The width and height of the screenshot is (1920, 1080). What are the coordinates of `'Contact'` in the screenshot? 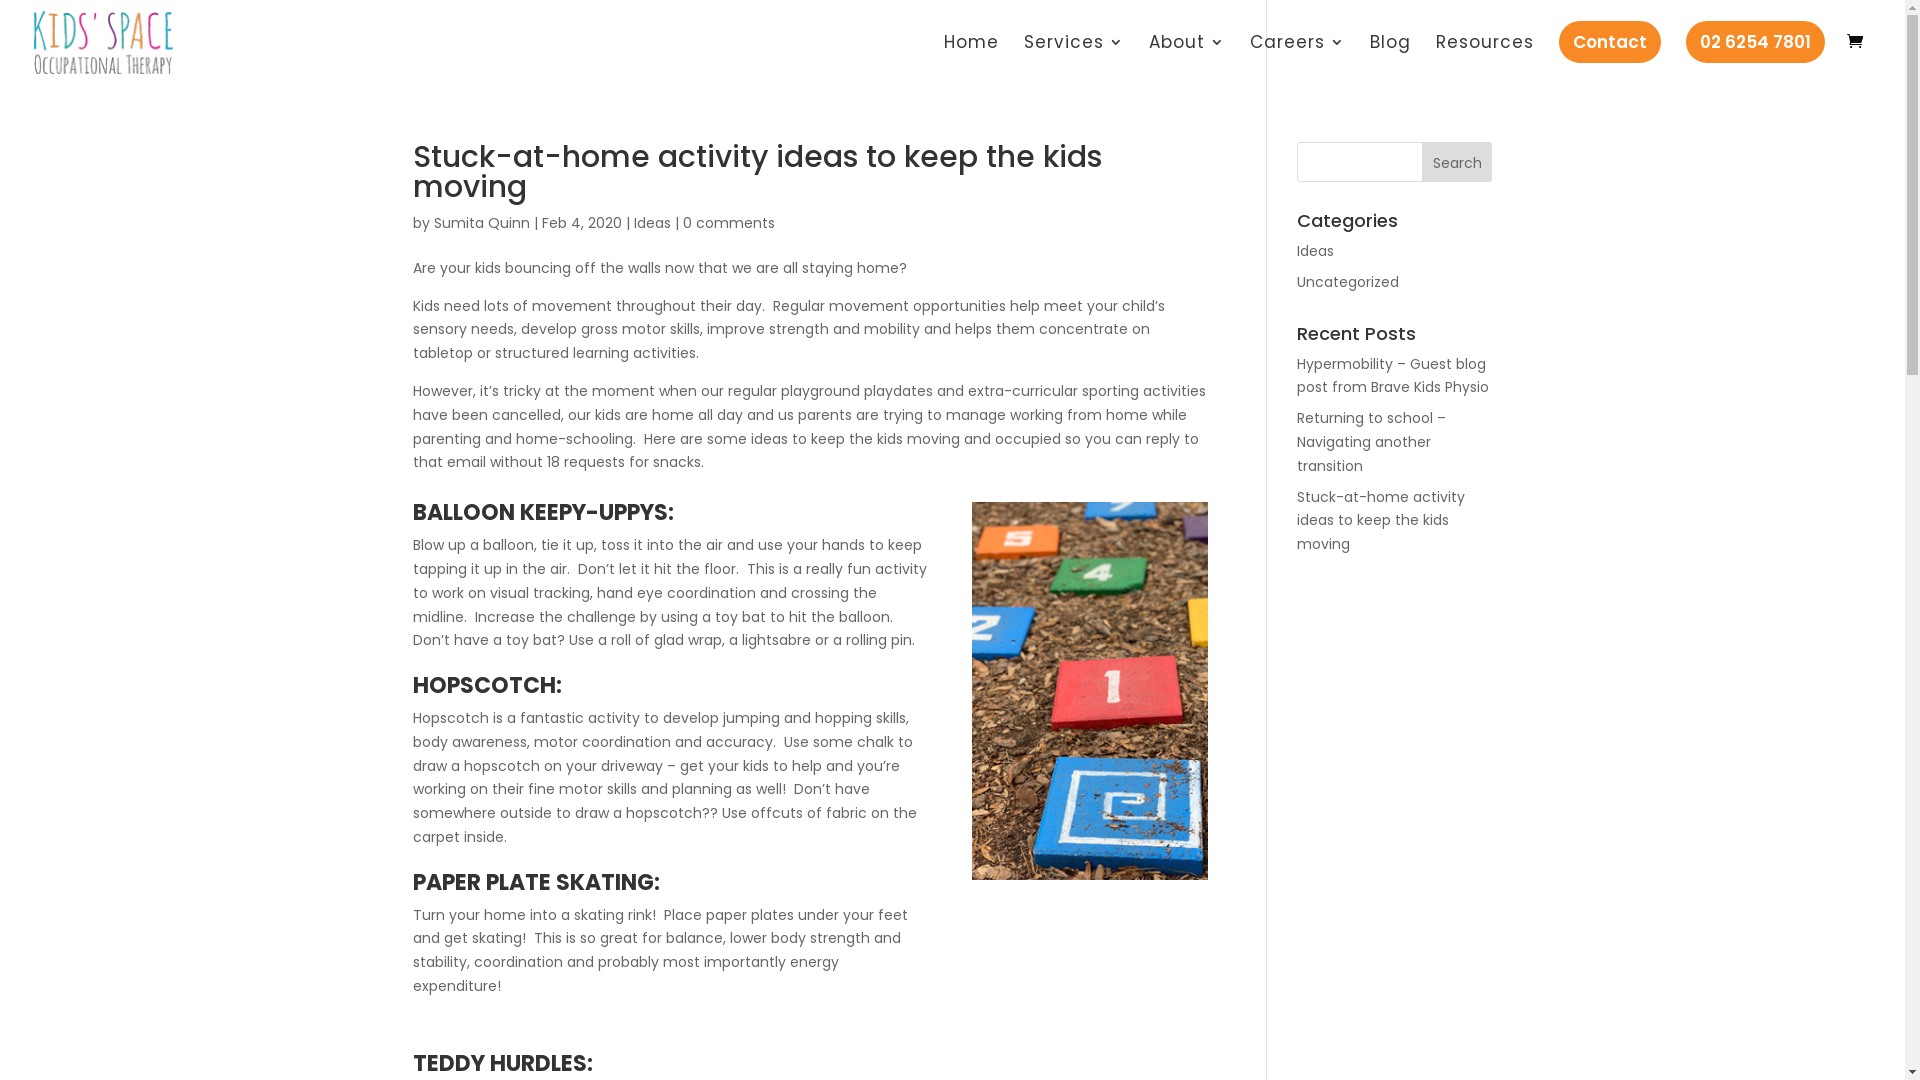 It's located at (1569, 51).